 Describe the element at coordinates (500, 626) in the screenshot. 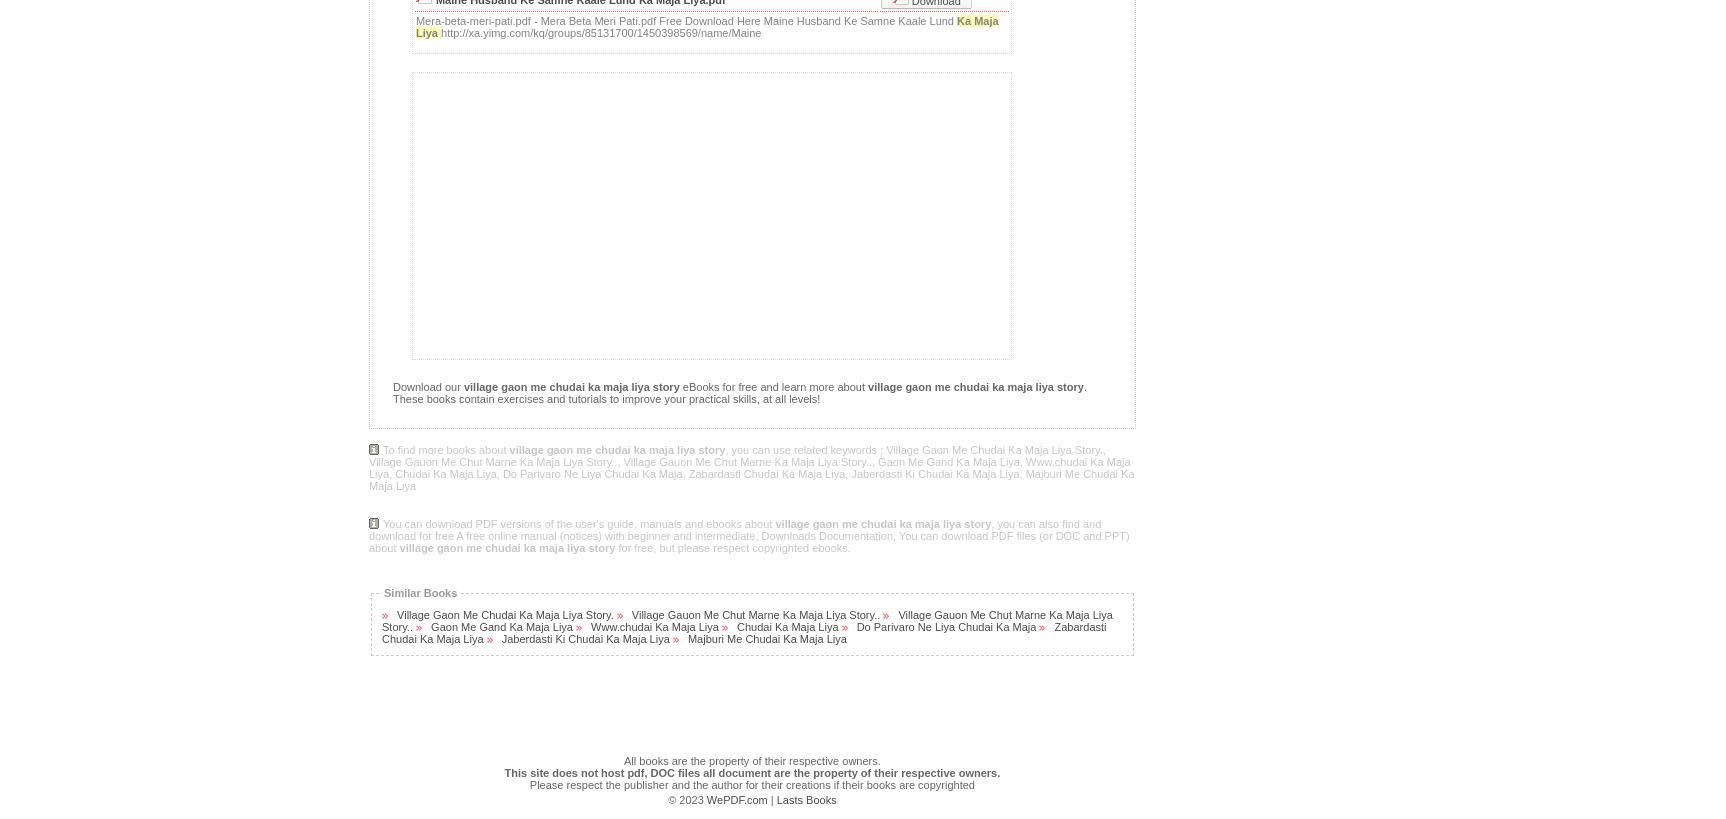

I see `'Gaon Me Gand Ka Maja Liya'` at that location.